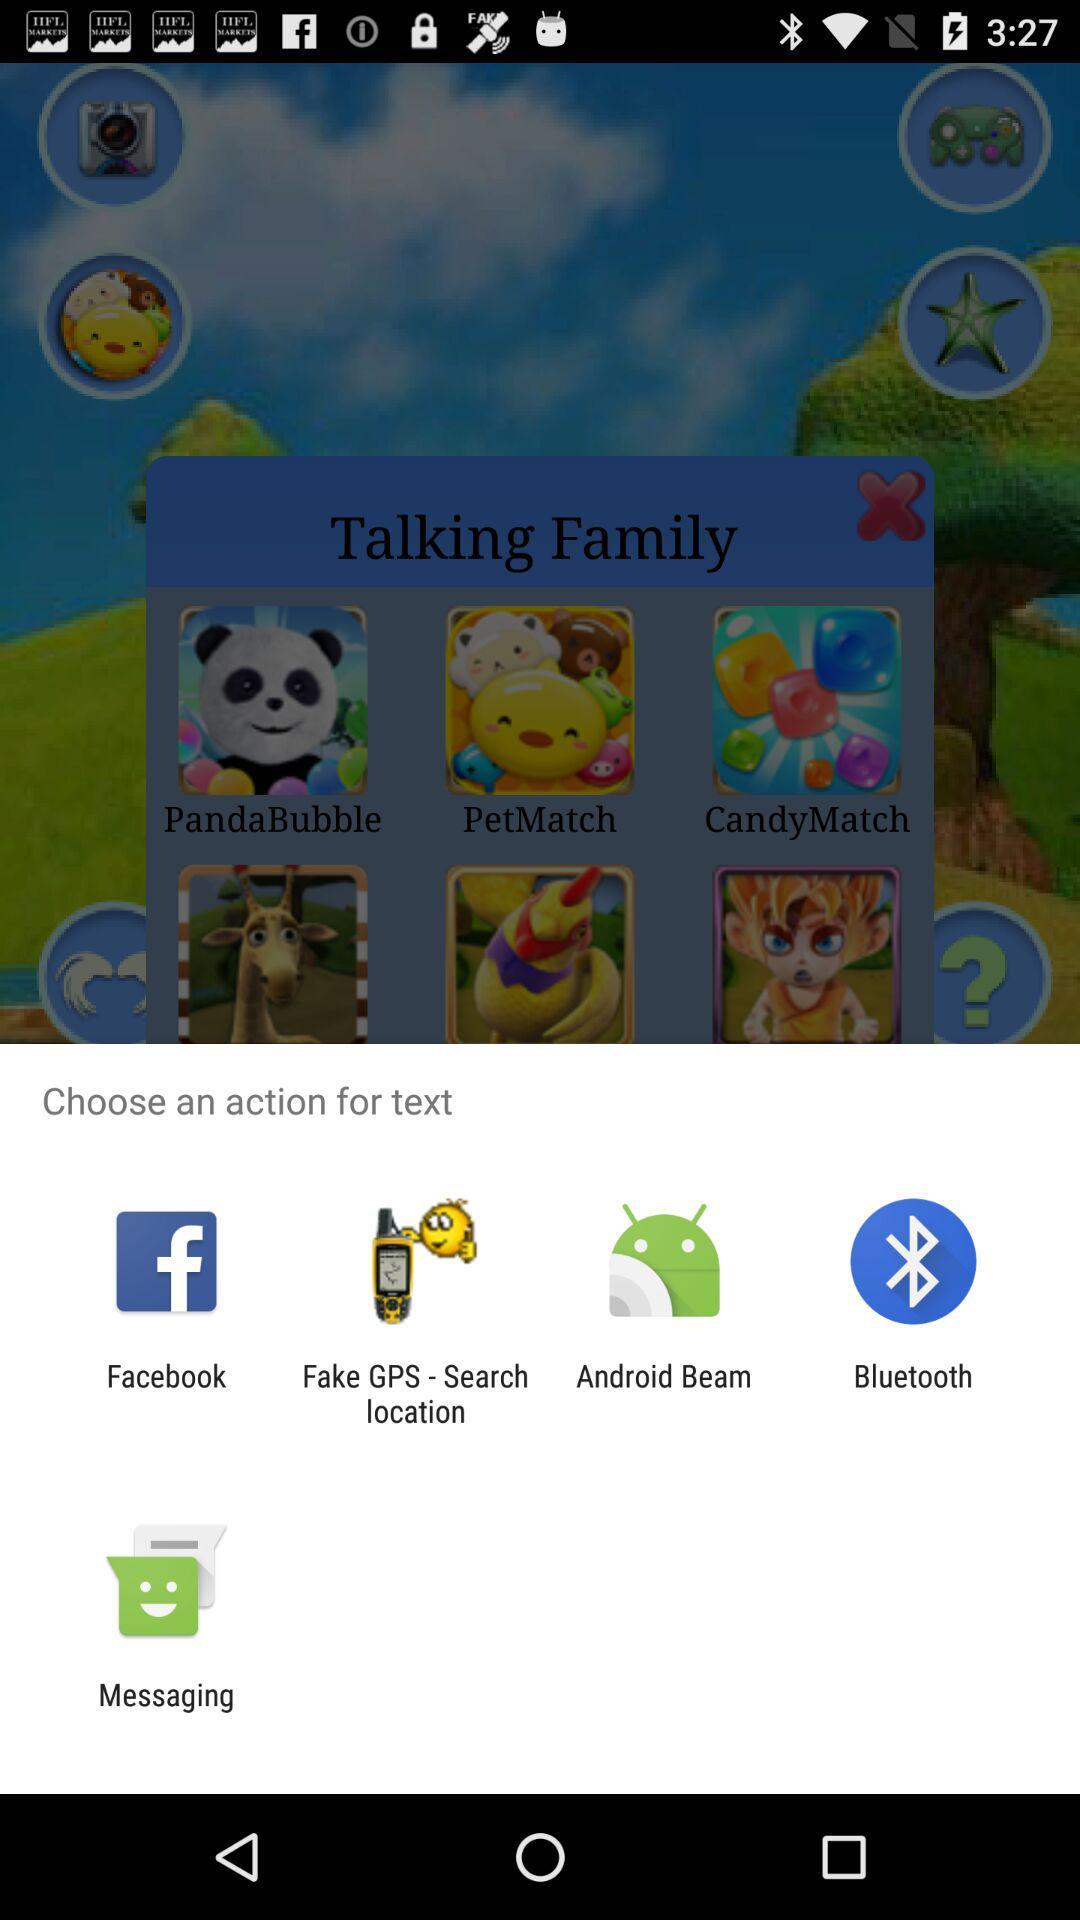  What do you see at coordinates (414, 1392) in the screenshot?
I see `fake gps search icon` at bounding box center [414, 1392].